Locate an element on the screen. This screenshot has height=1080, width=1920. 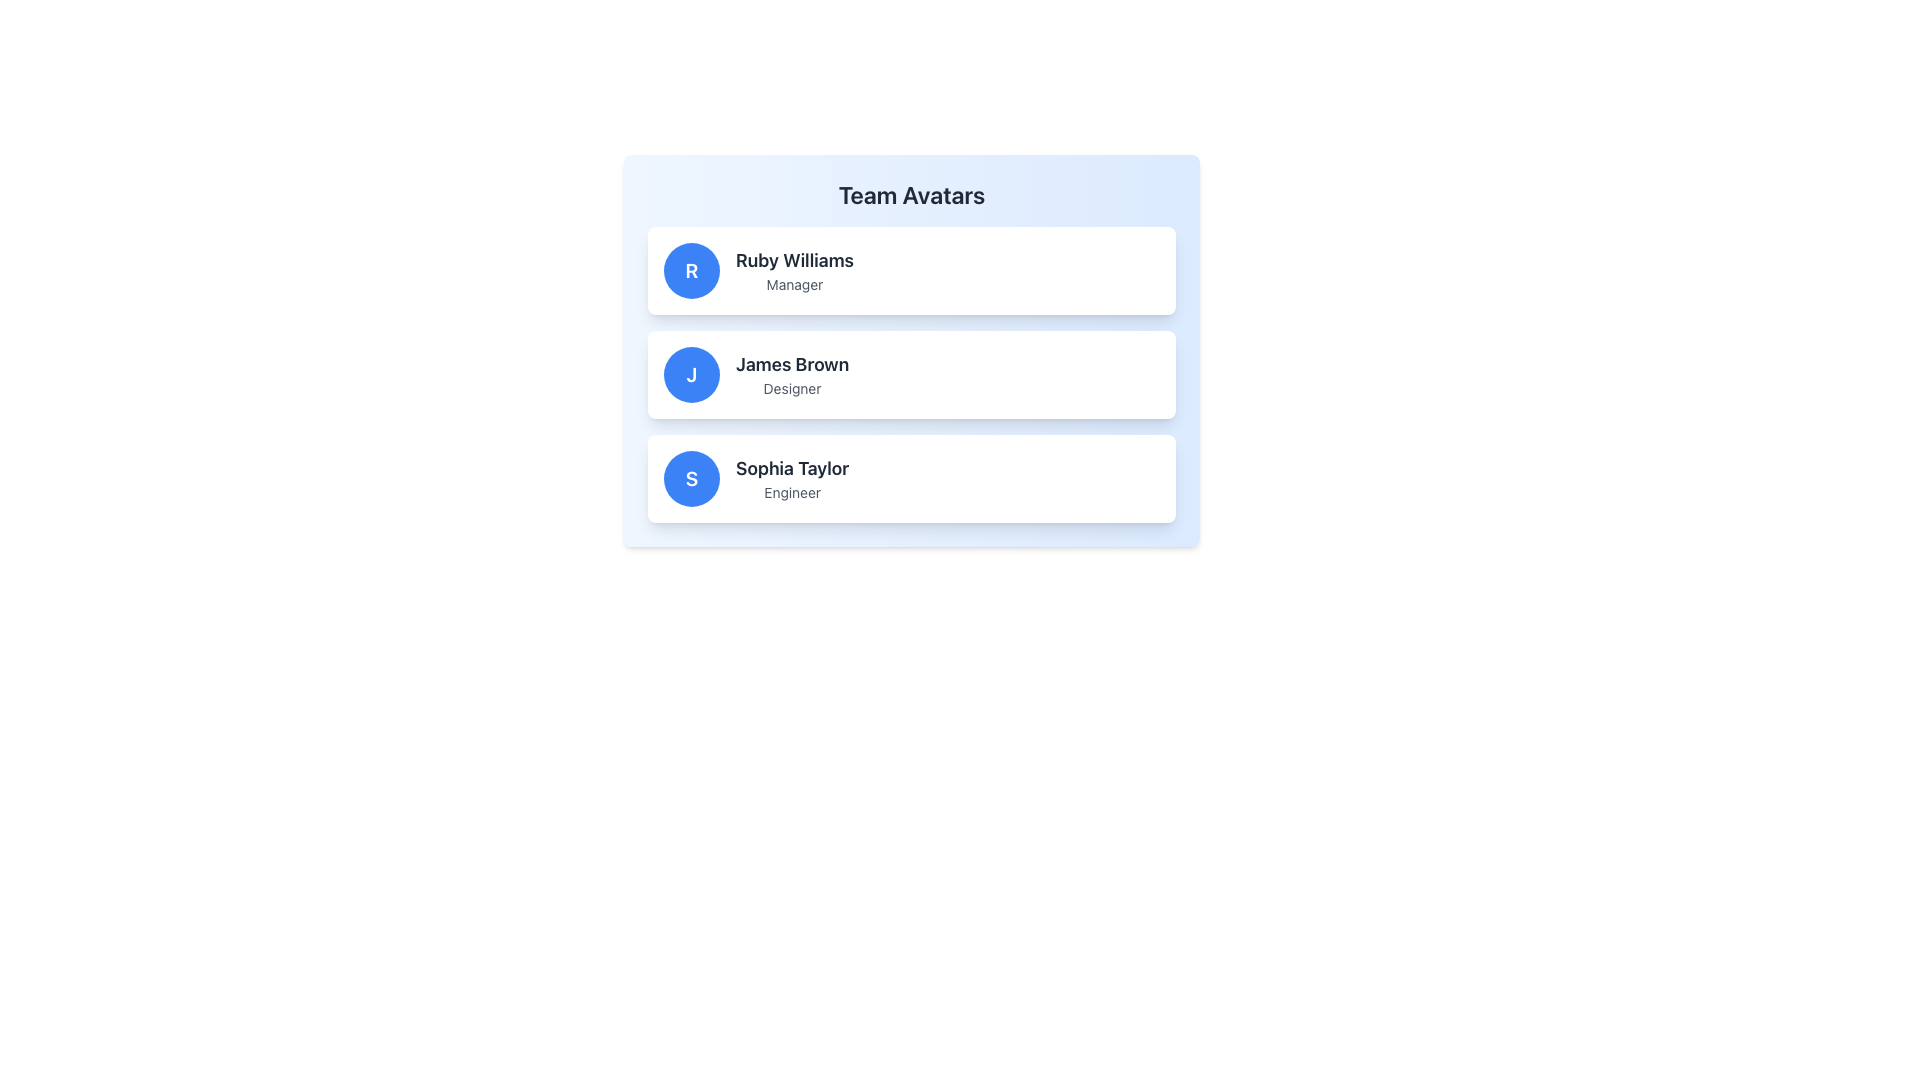
the Static text block that presents the name and role of a team member, located on the first row of the 'Team Avatars' section, to the right of the circular blue avatar with the initial 'R.' is located at coordinates (794, 270).